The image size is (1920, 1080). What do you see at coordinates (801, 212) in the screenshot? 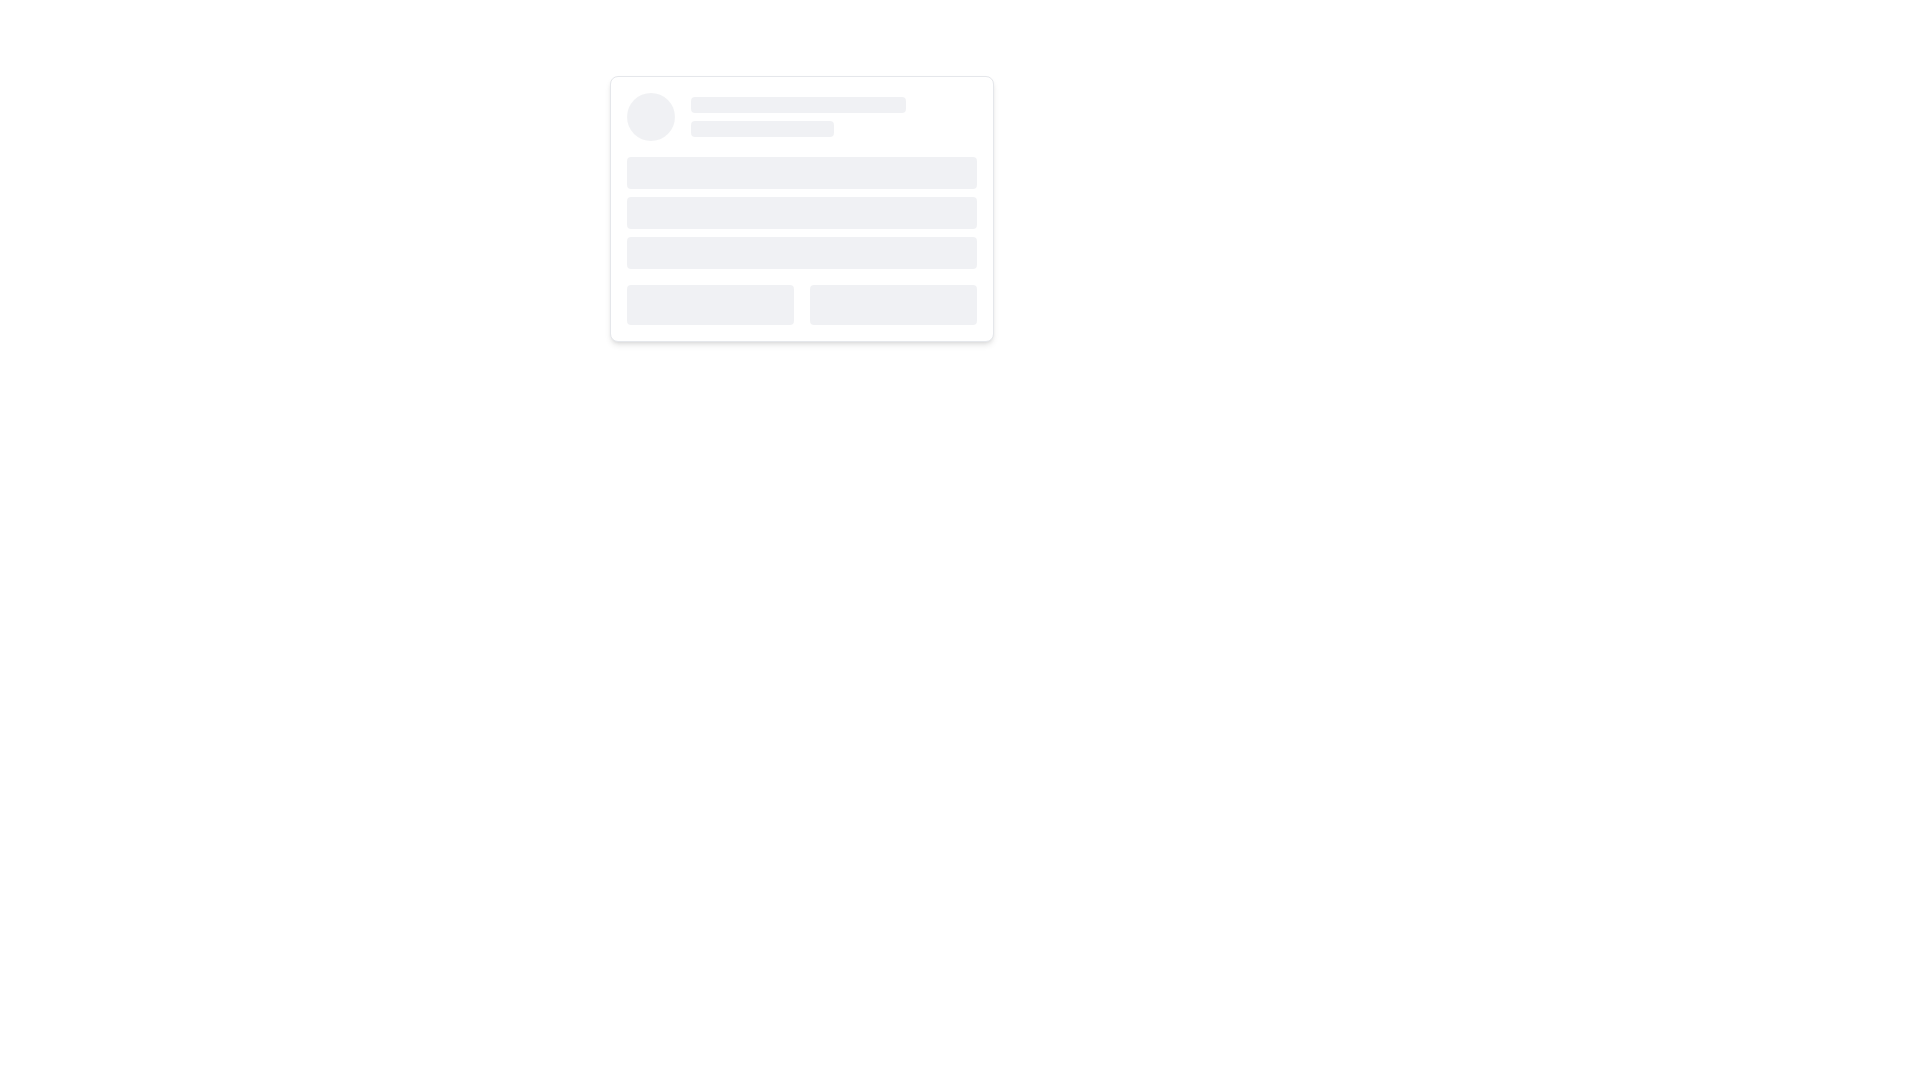
I see `the second animated loading placeholder element in the vertical sequence of three placeholders, which is positioned centrally in the interface` at bounding box center [801, 212].